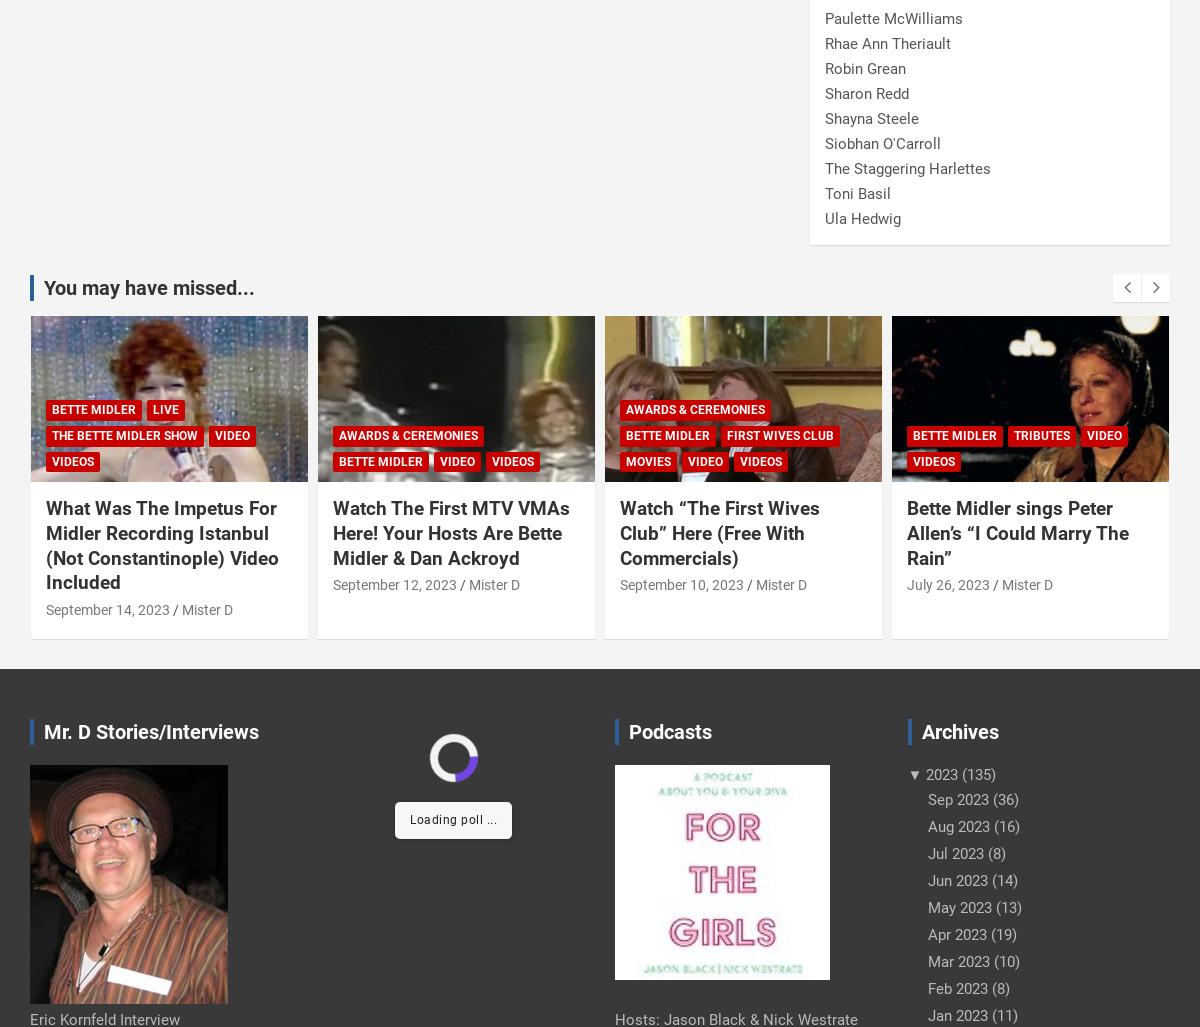 The height and width of the screenshot is (1027, 1200). What do you see at coordinates (1041, 434) in the screenshot?
I see `'Tributes'` at bounding box center [1041, 434].